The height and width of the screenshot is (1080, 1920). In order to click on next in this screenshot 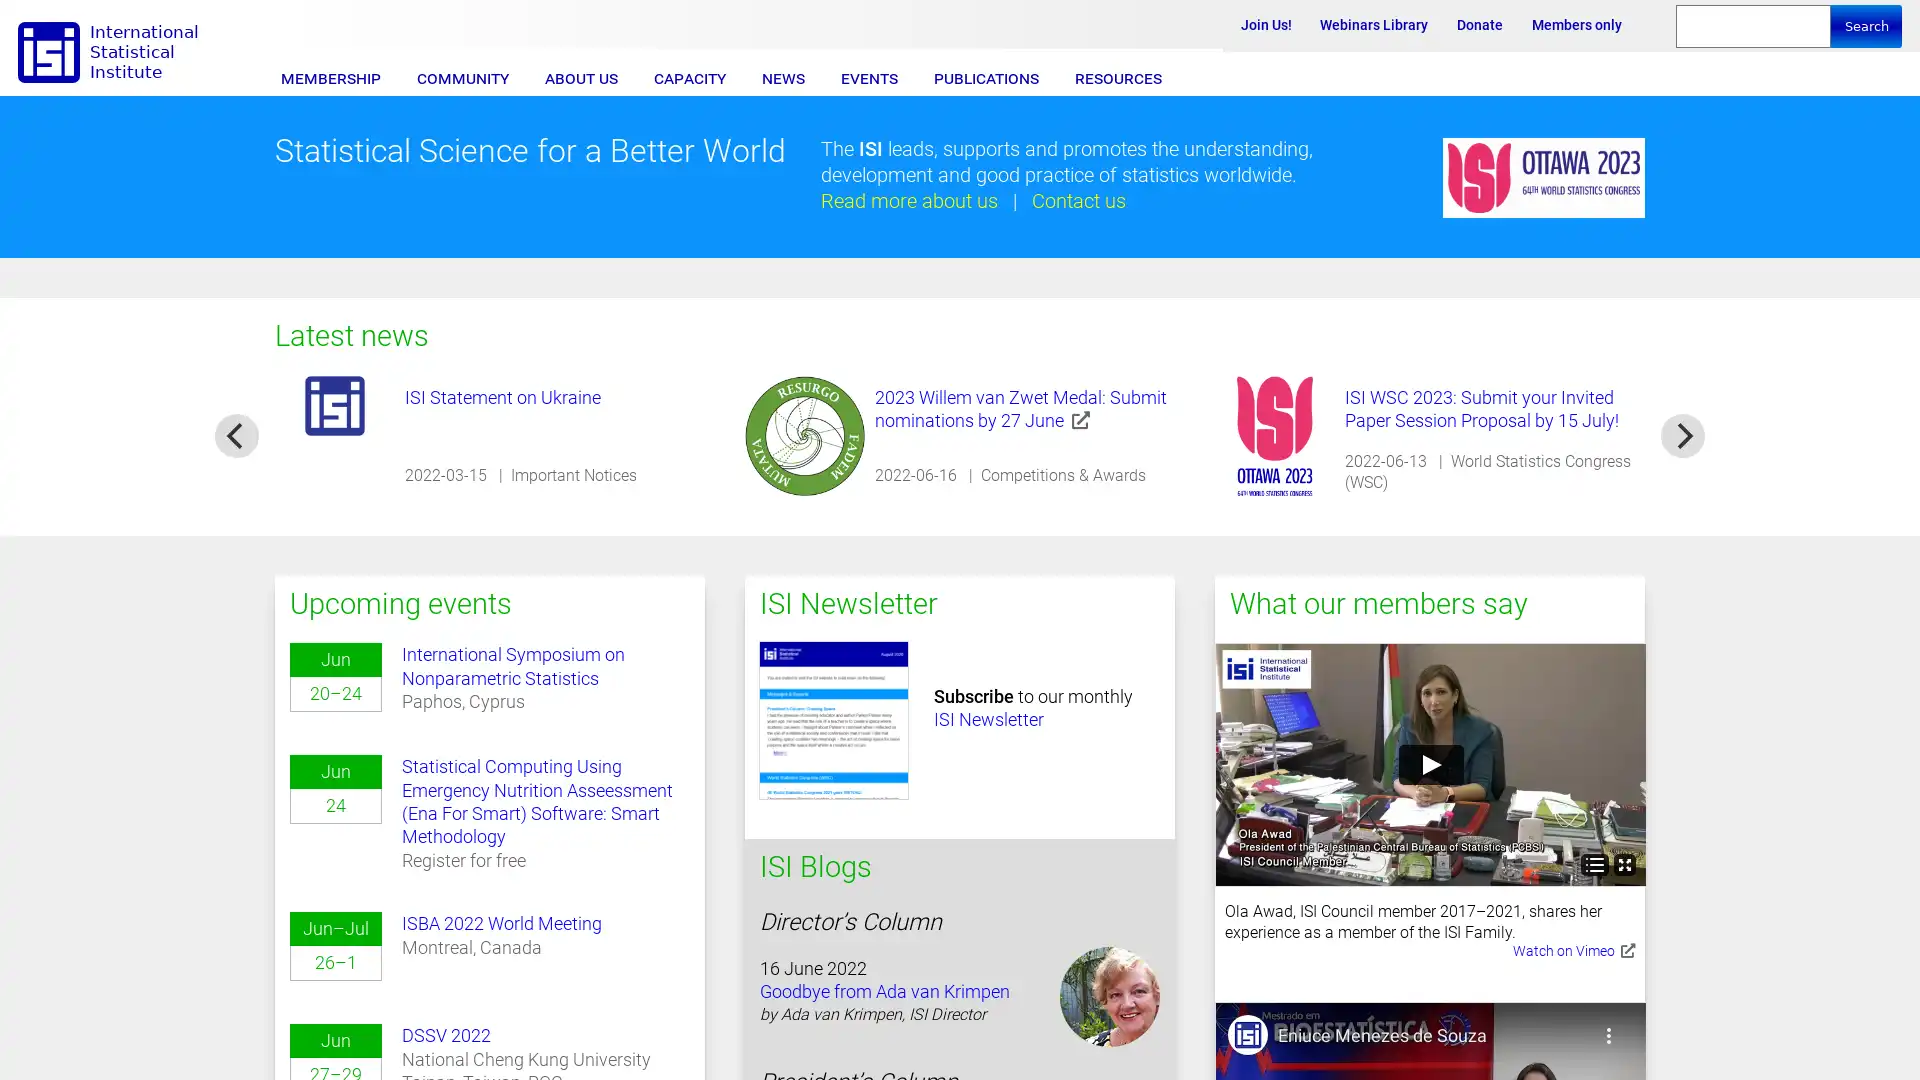, I will do `click(1682, 434)`.